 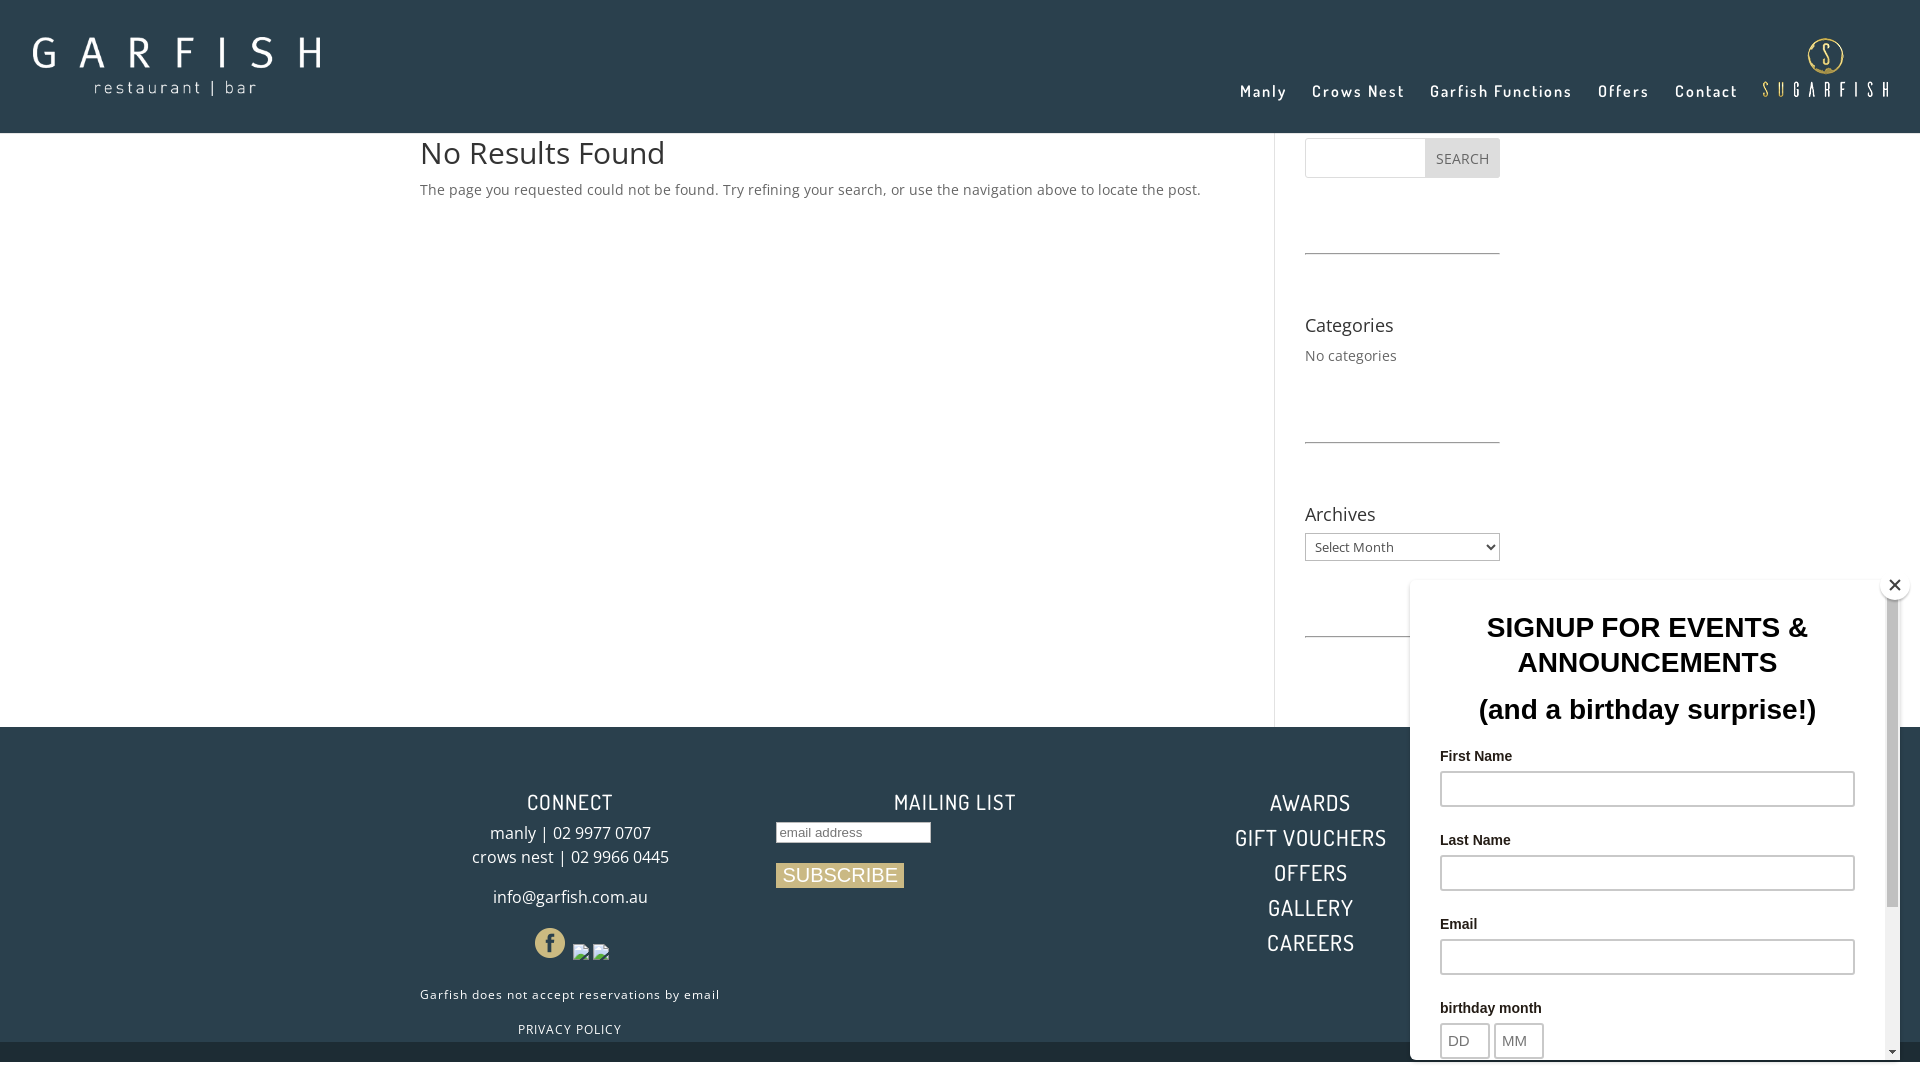 I want to click on 'CAREERS', so click(x=1310, y=941).